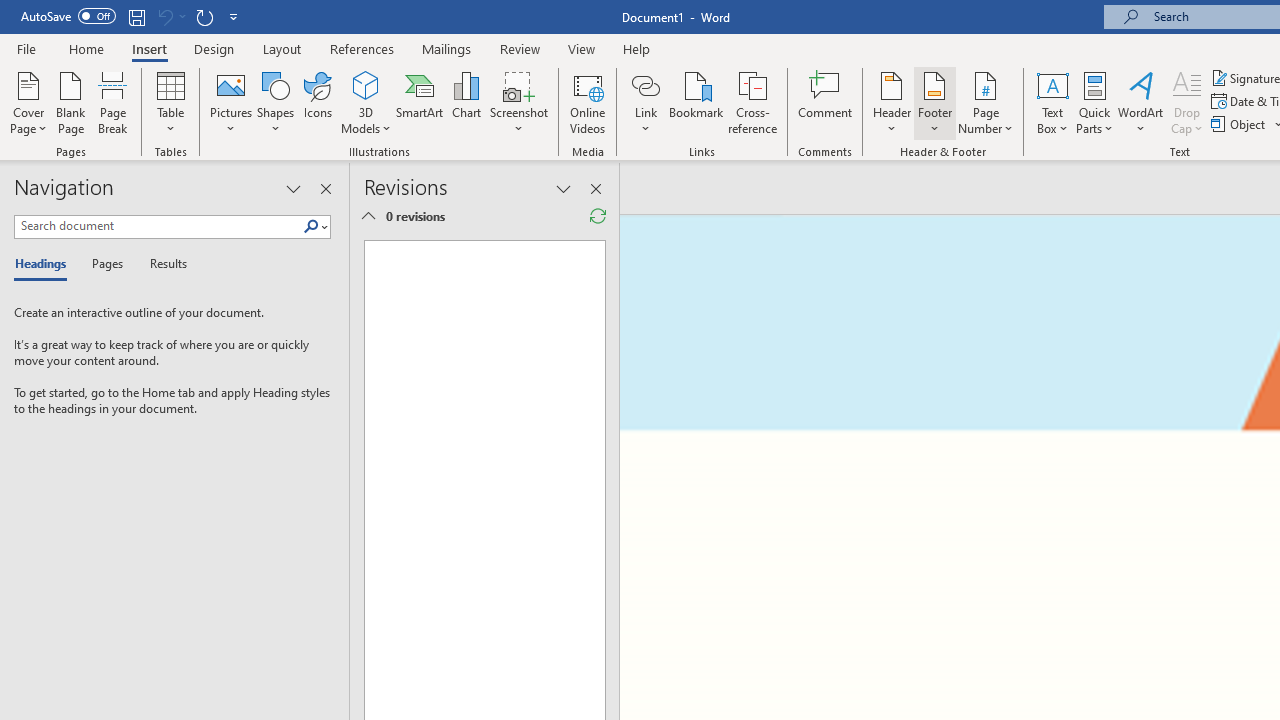 The height and width of the screenshot is (720, 1280). What do you see at coordinates (28, 103) in the screenshot?
I see `'Cover Page'` at bounding box center [28, 103].